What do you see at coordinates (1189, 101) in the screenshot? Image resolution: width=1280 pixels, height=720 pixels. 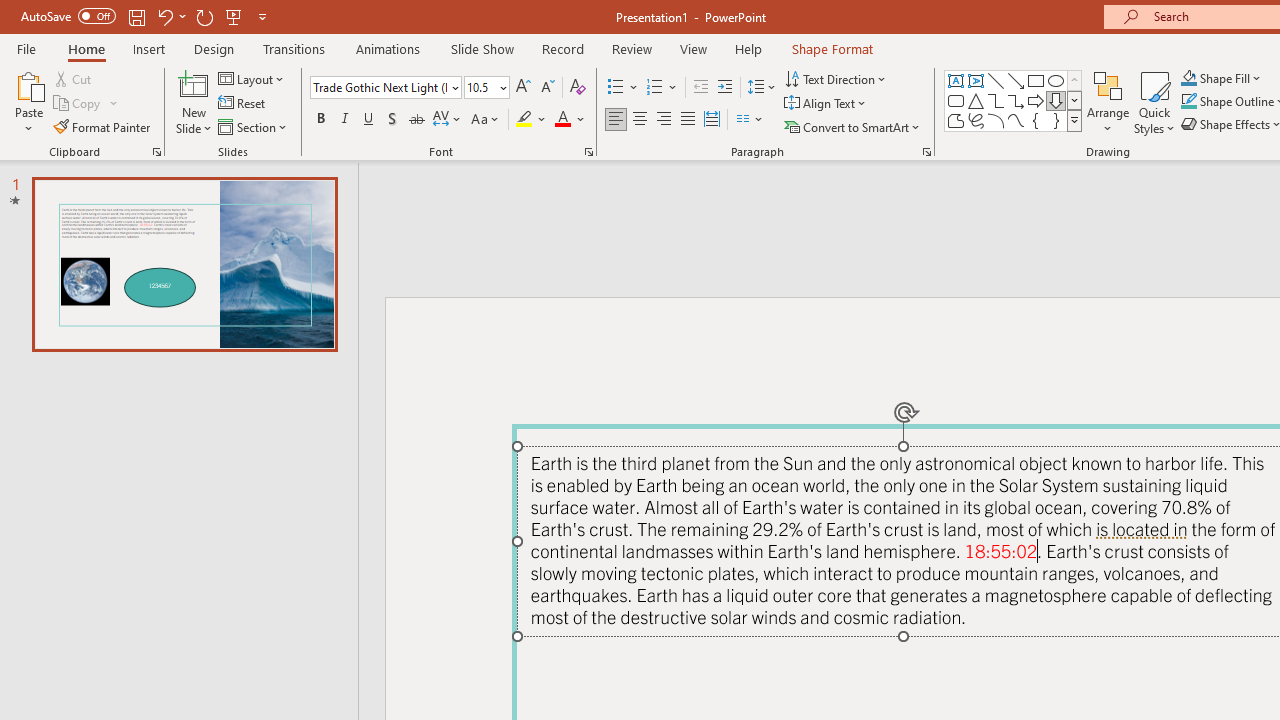 I see `'Shape Outline Teal, Accent 1'` at bounding box center [1189, 101].